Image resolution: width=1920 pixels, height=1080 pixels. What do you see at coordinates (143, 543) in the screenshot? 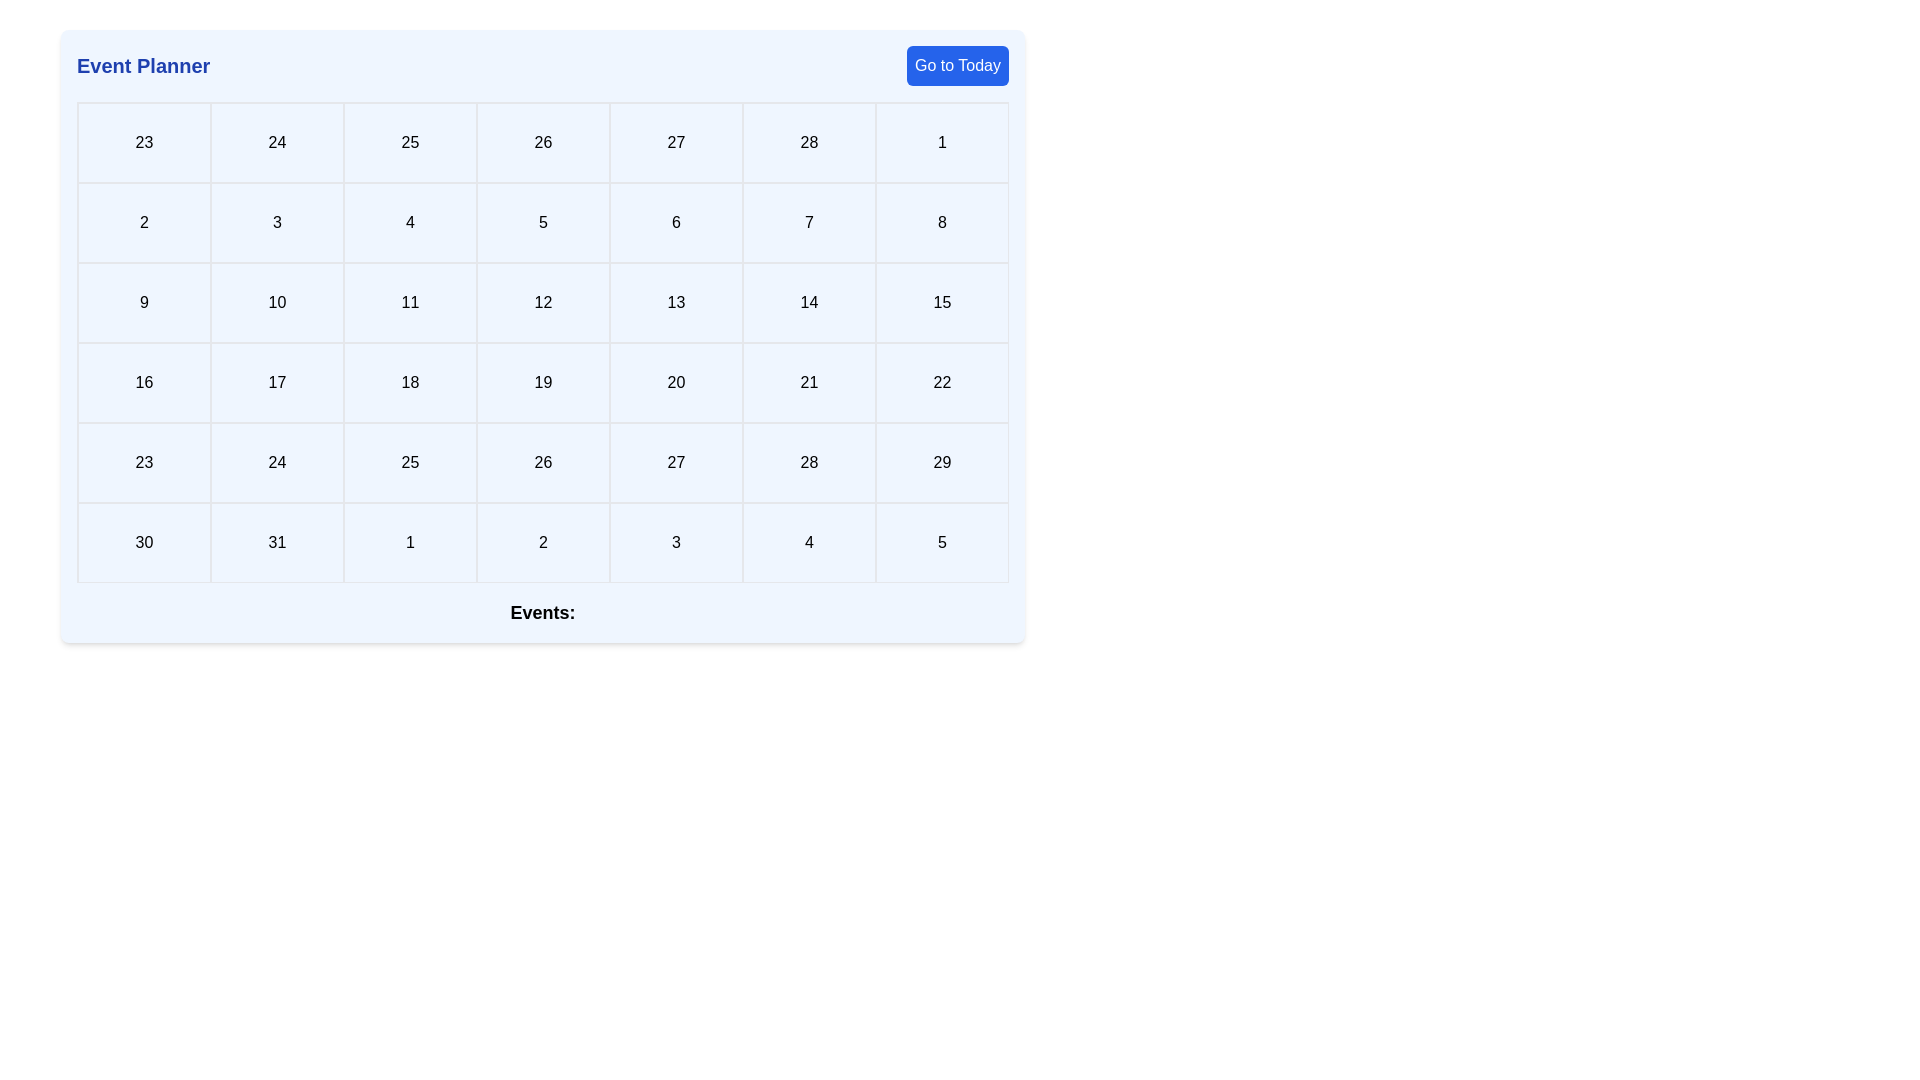
I see `the Text label displaying the date in the last row, first column of the calendar grid` at bounding box center [143, 543].